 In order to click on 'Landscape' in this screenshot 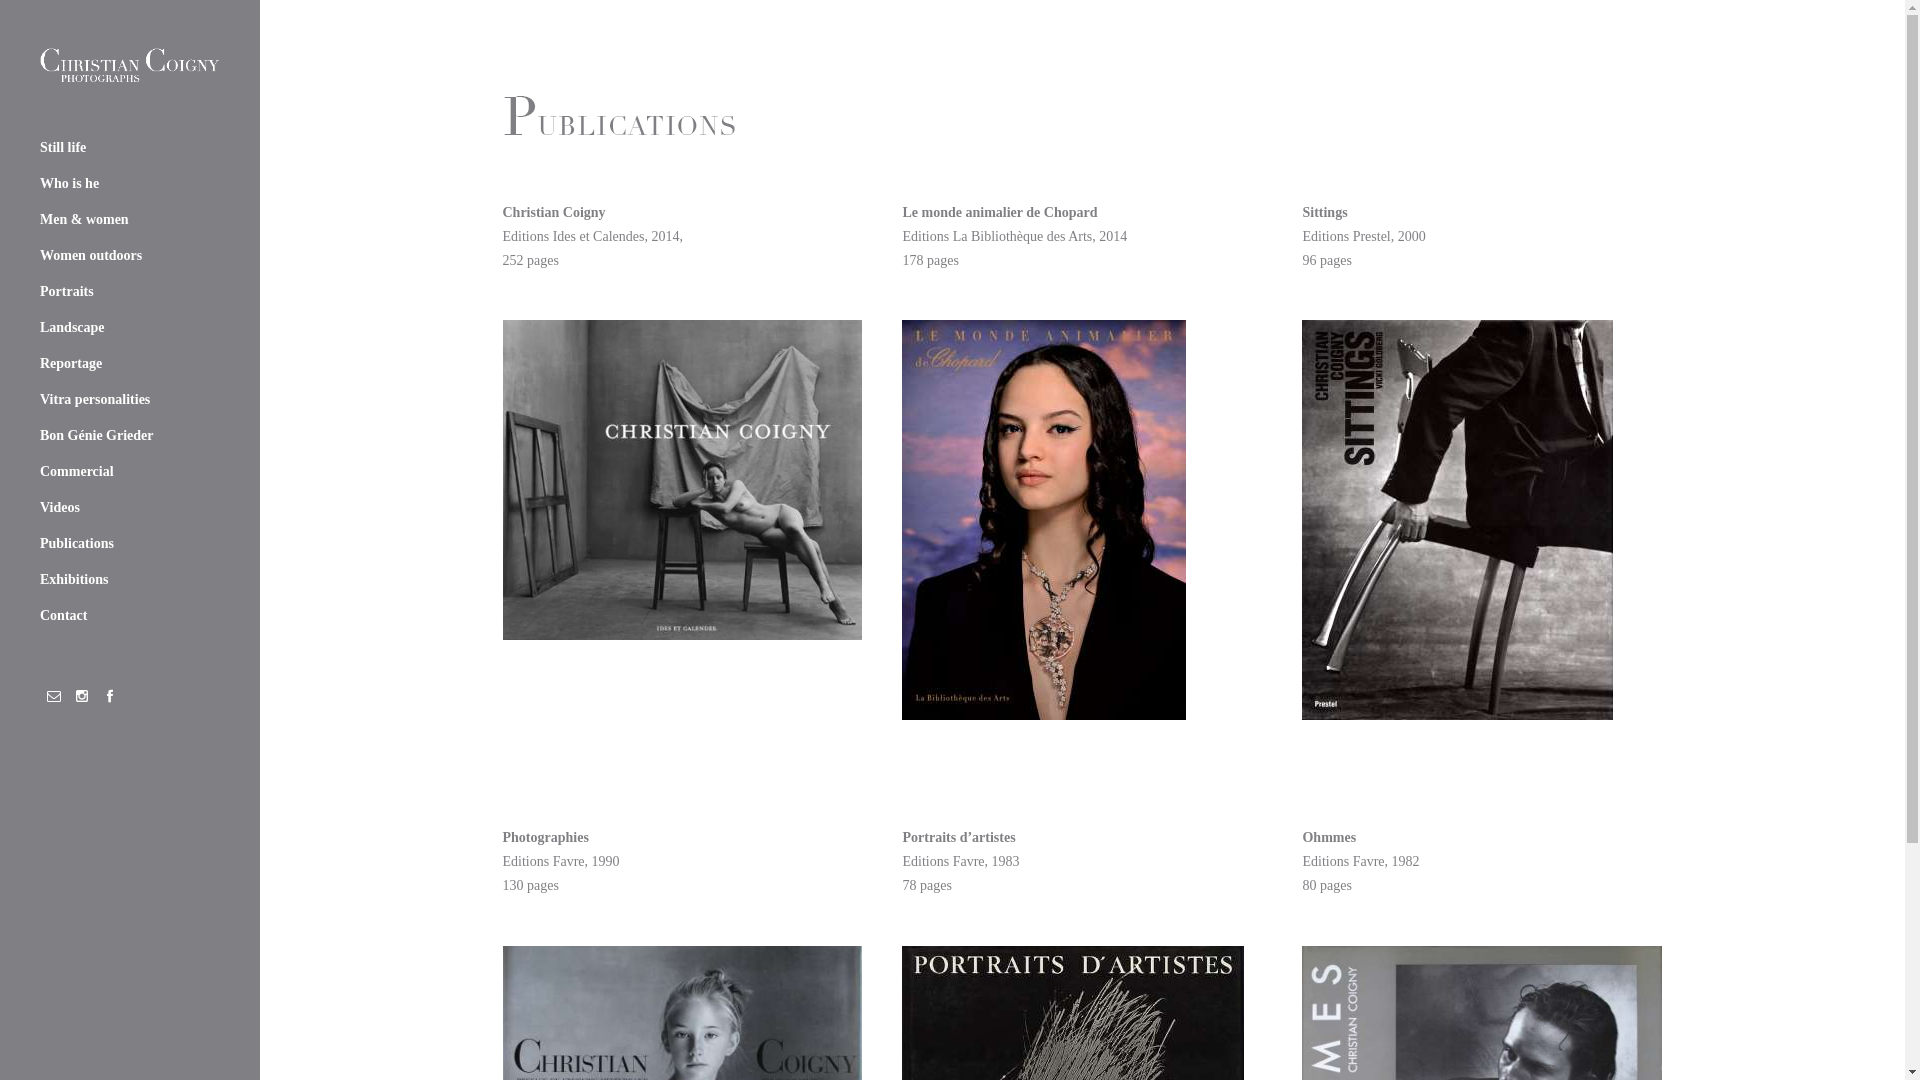, I will do `click(128, 326)`.